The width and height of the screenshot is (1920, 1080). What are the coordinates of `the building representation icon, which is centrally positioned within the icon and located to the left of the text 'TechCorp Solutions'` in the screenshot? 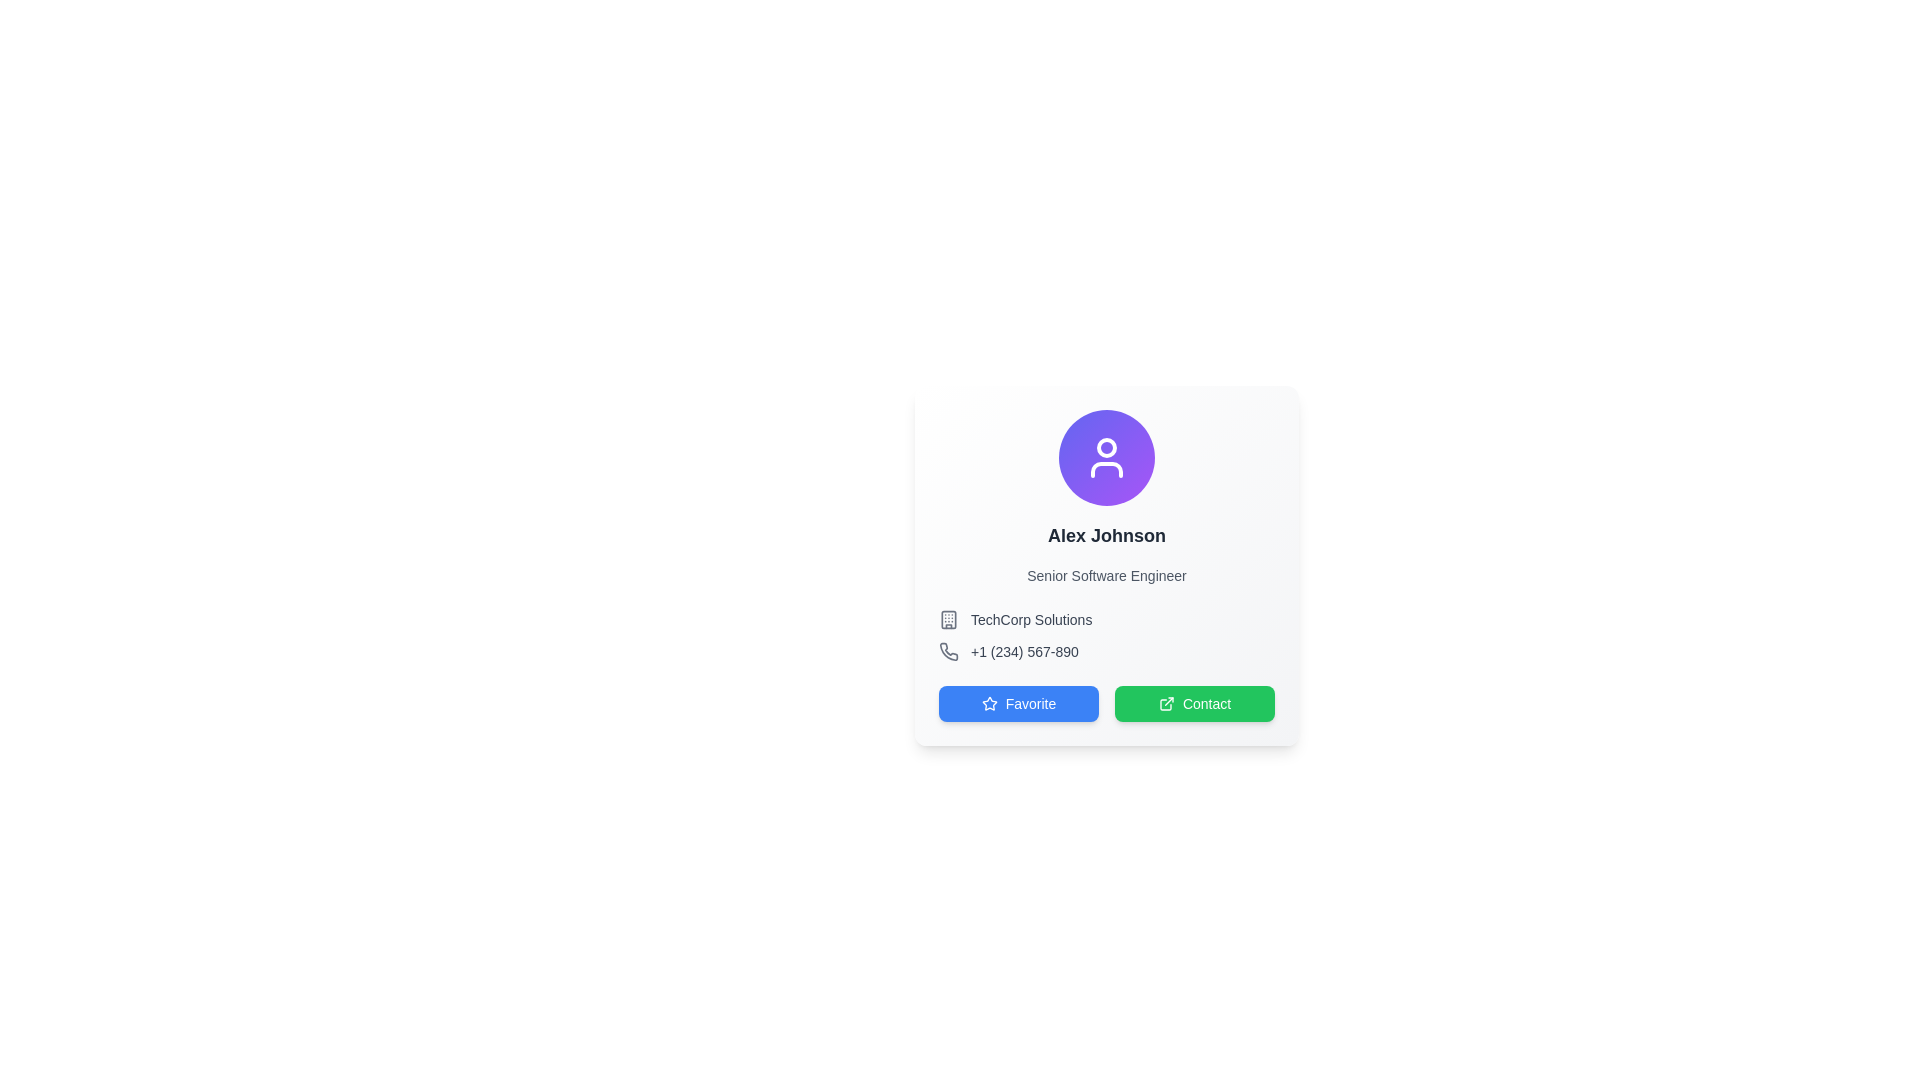 It's located at (948, 619).